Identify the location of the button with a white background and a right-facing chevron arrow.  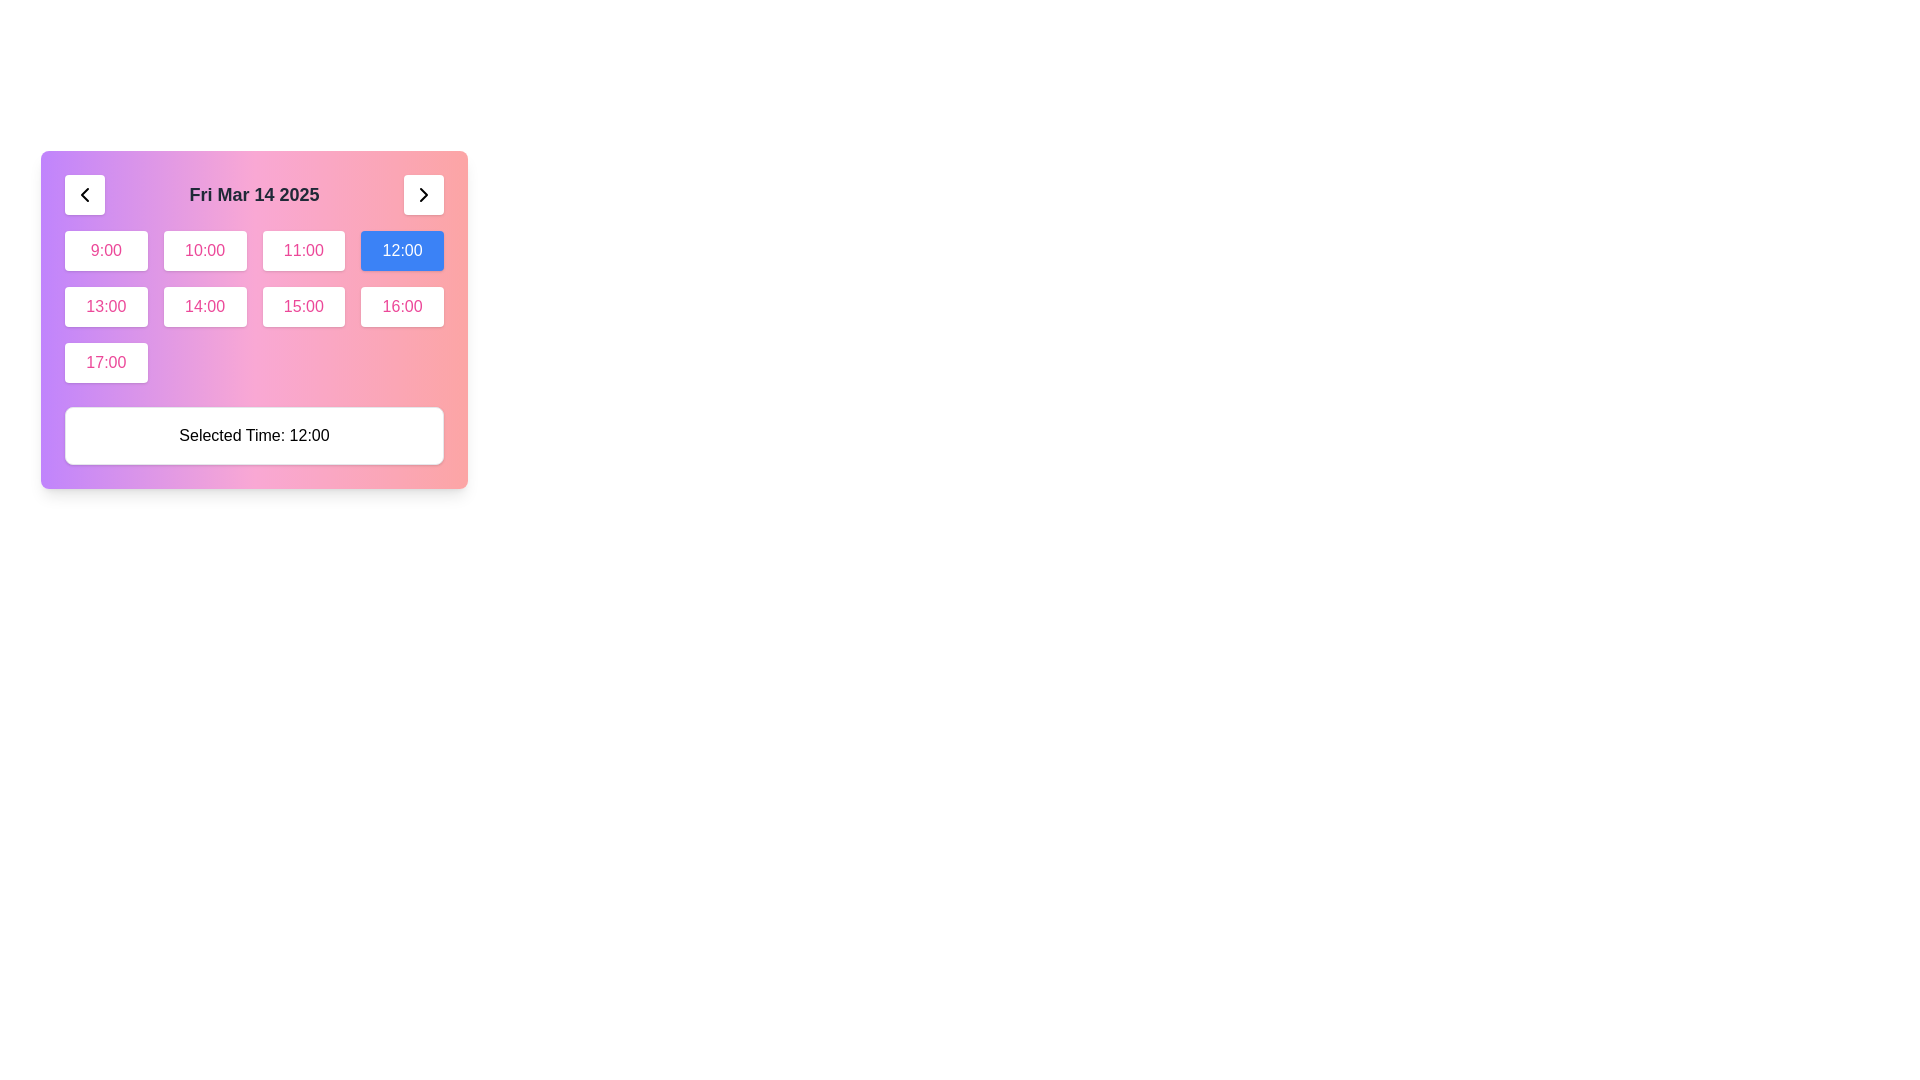
(422, 195).